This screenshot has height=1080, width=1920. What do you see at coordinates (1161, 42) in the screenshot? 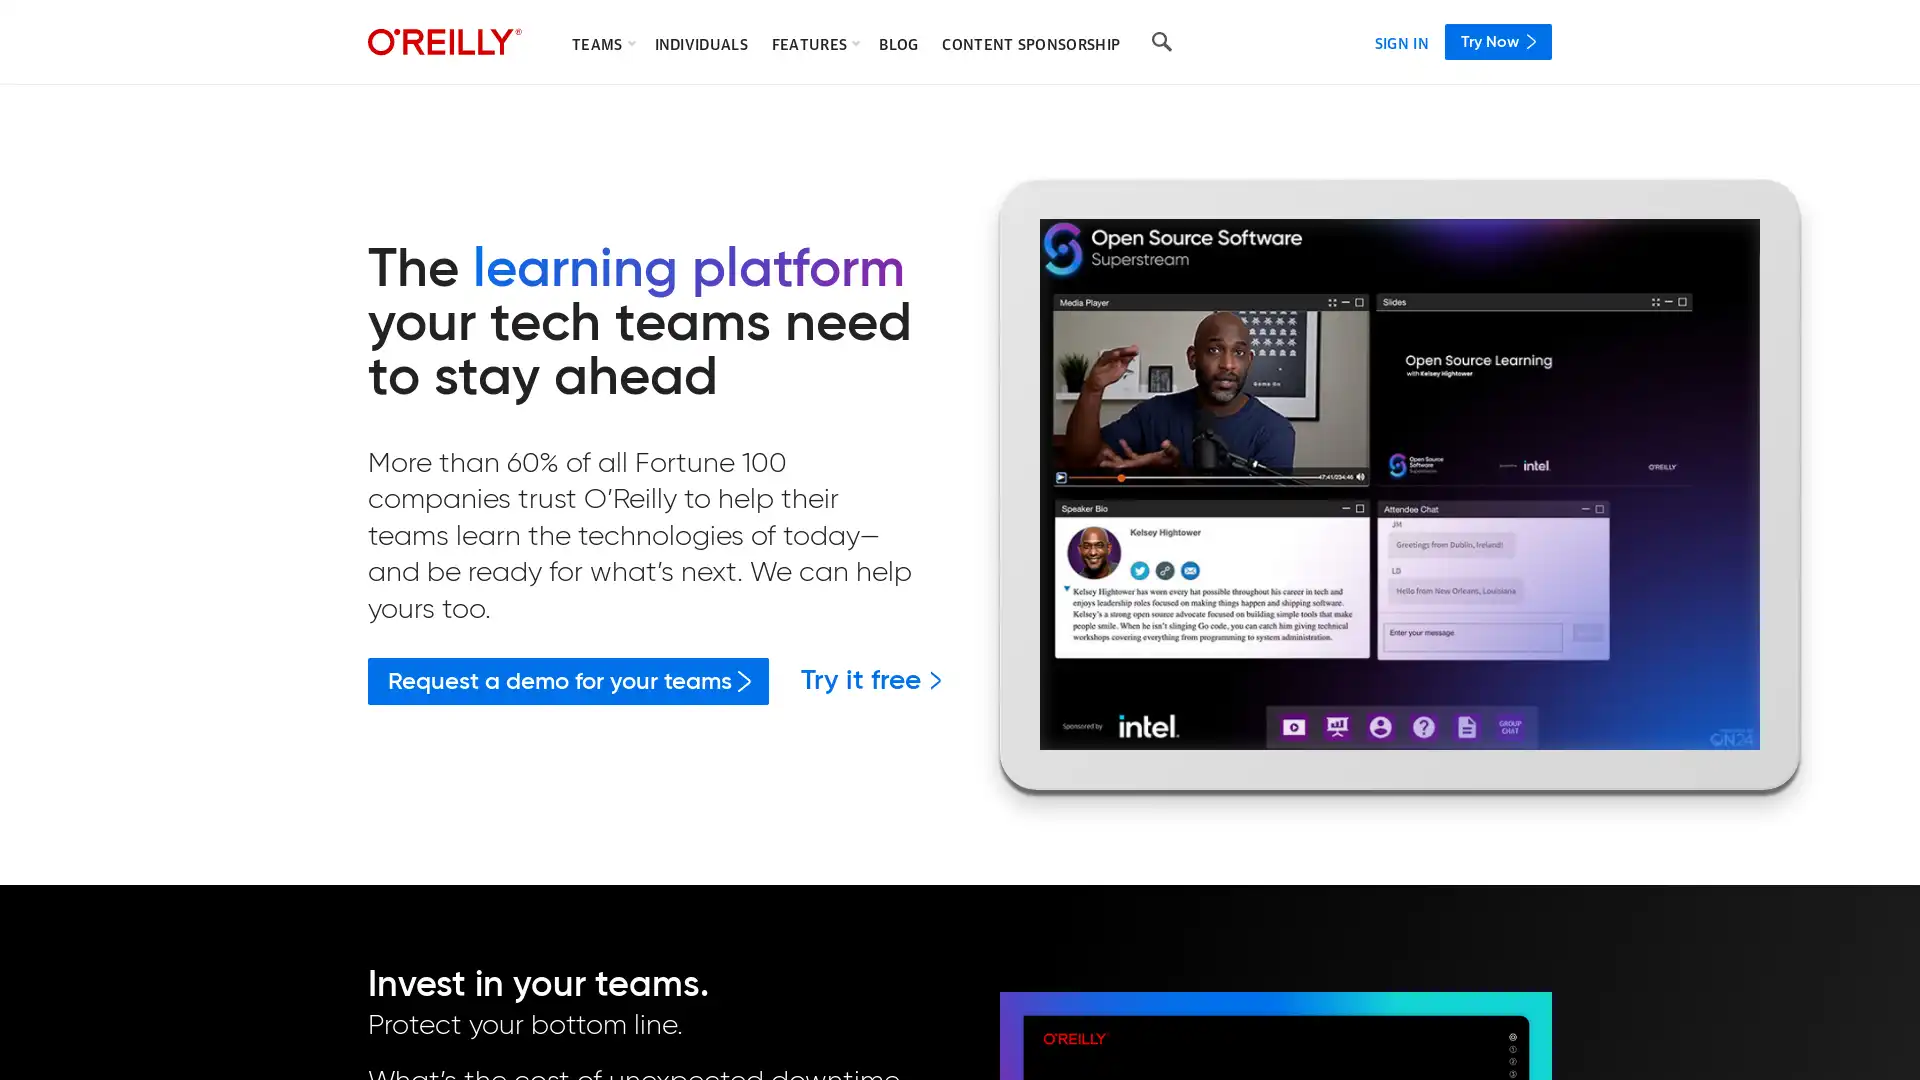
I see `Search` at bounding box center [1161, 42].